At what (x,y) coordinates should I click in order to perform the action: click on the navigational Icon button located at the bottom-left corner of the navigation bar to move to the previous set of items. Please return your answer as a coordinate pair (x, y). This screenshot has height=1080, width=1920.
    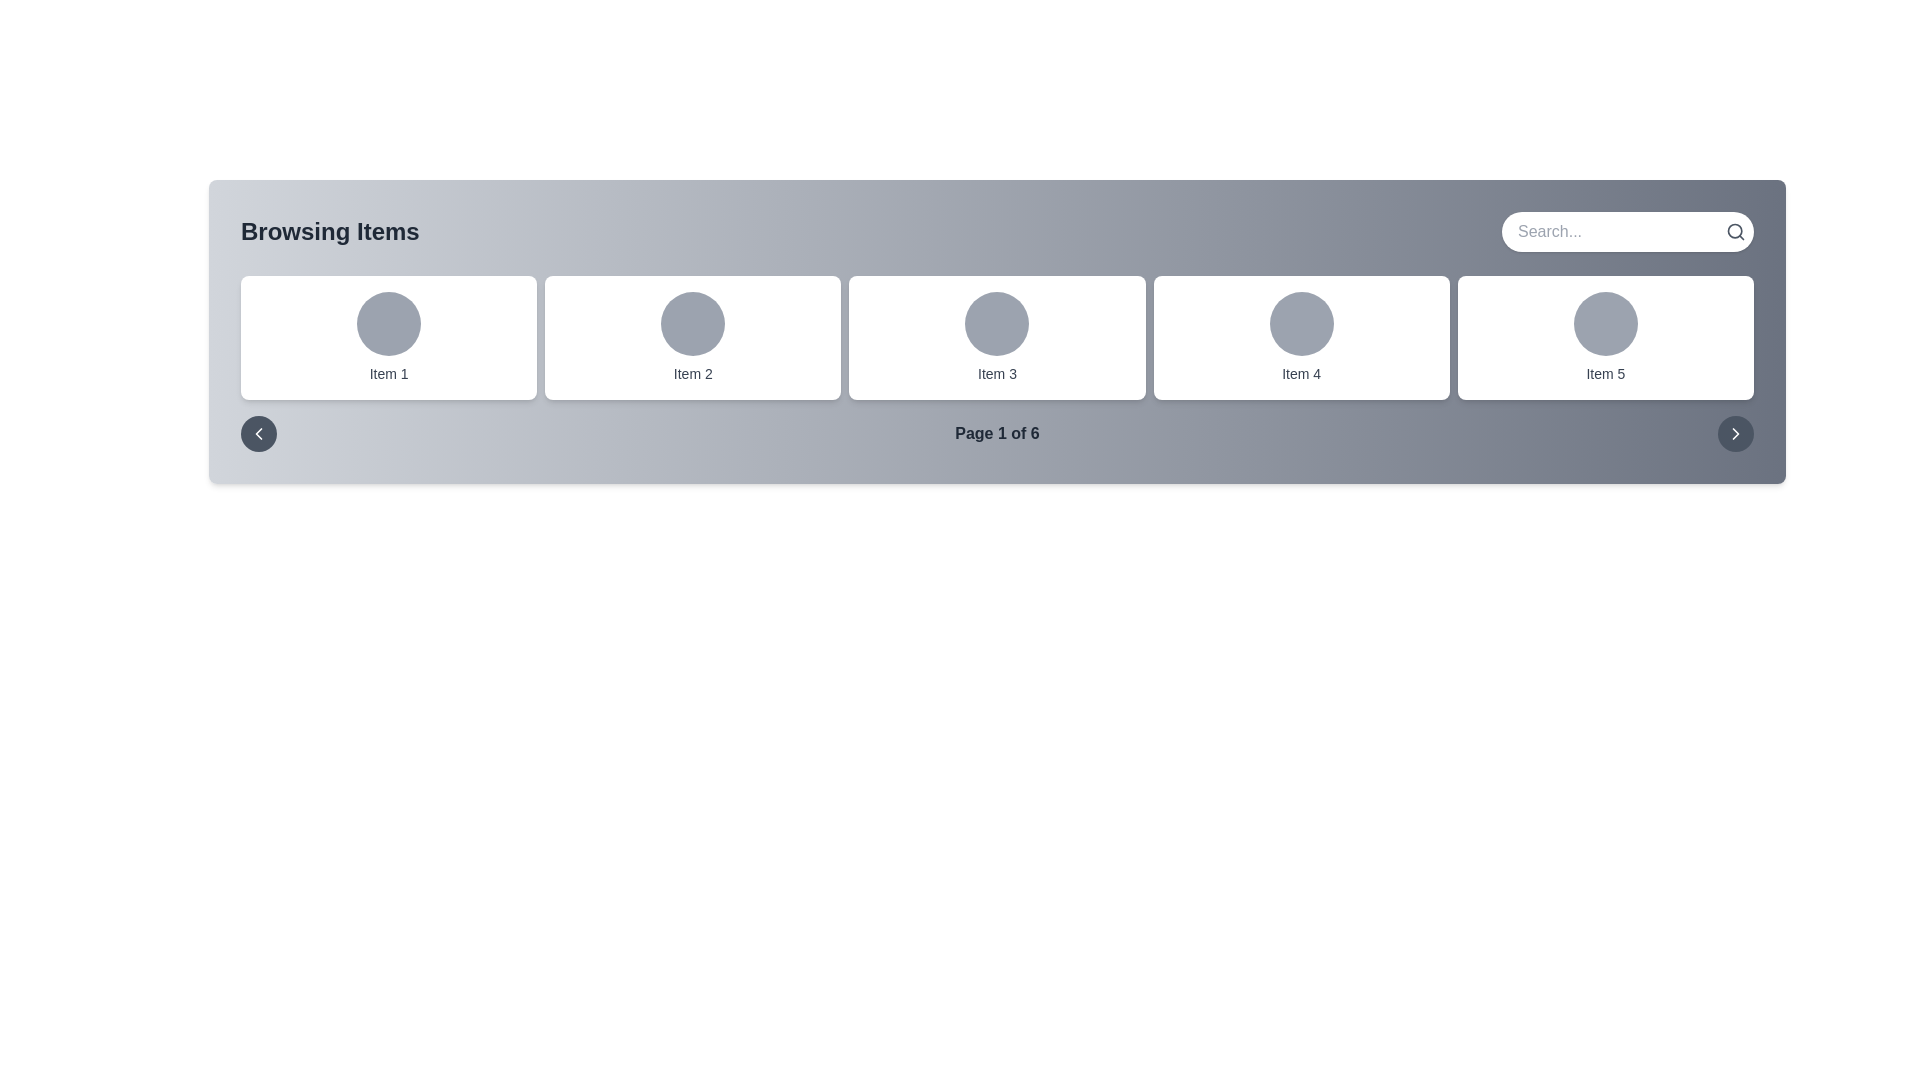
    Looking at the image, I should click on (258, 433).